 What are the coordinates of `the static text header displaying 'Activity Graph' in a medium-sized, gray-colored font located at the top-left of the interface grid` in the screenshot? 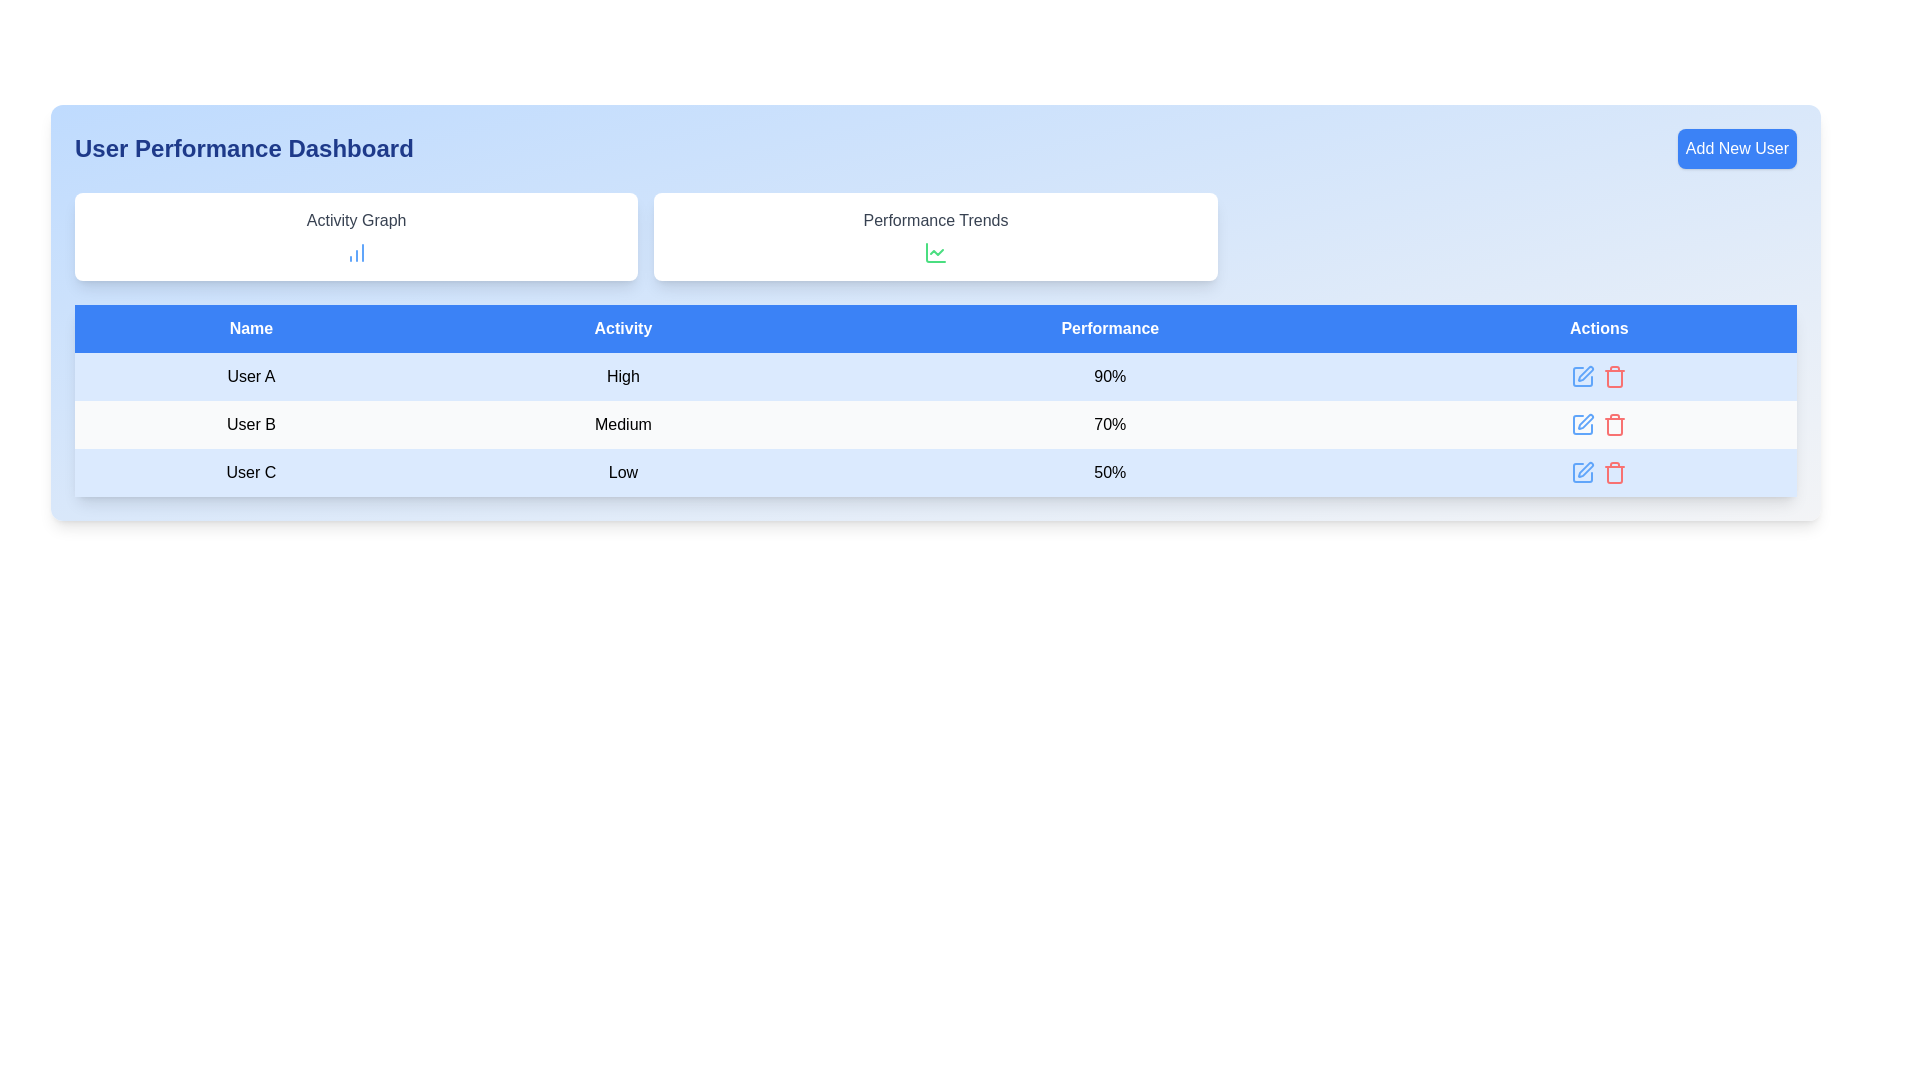 It's located at (356, 220).